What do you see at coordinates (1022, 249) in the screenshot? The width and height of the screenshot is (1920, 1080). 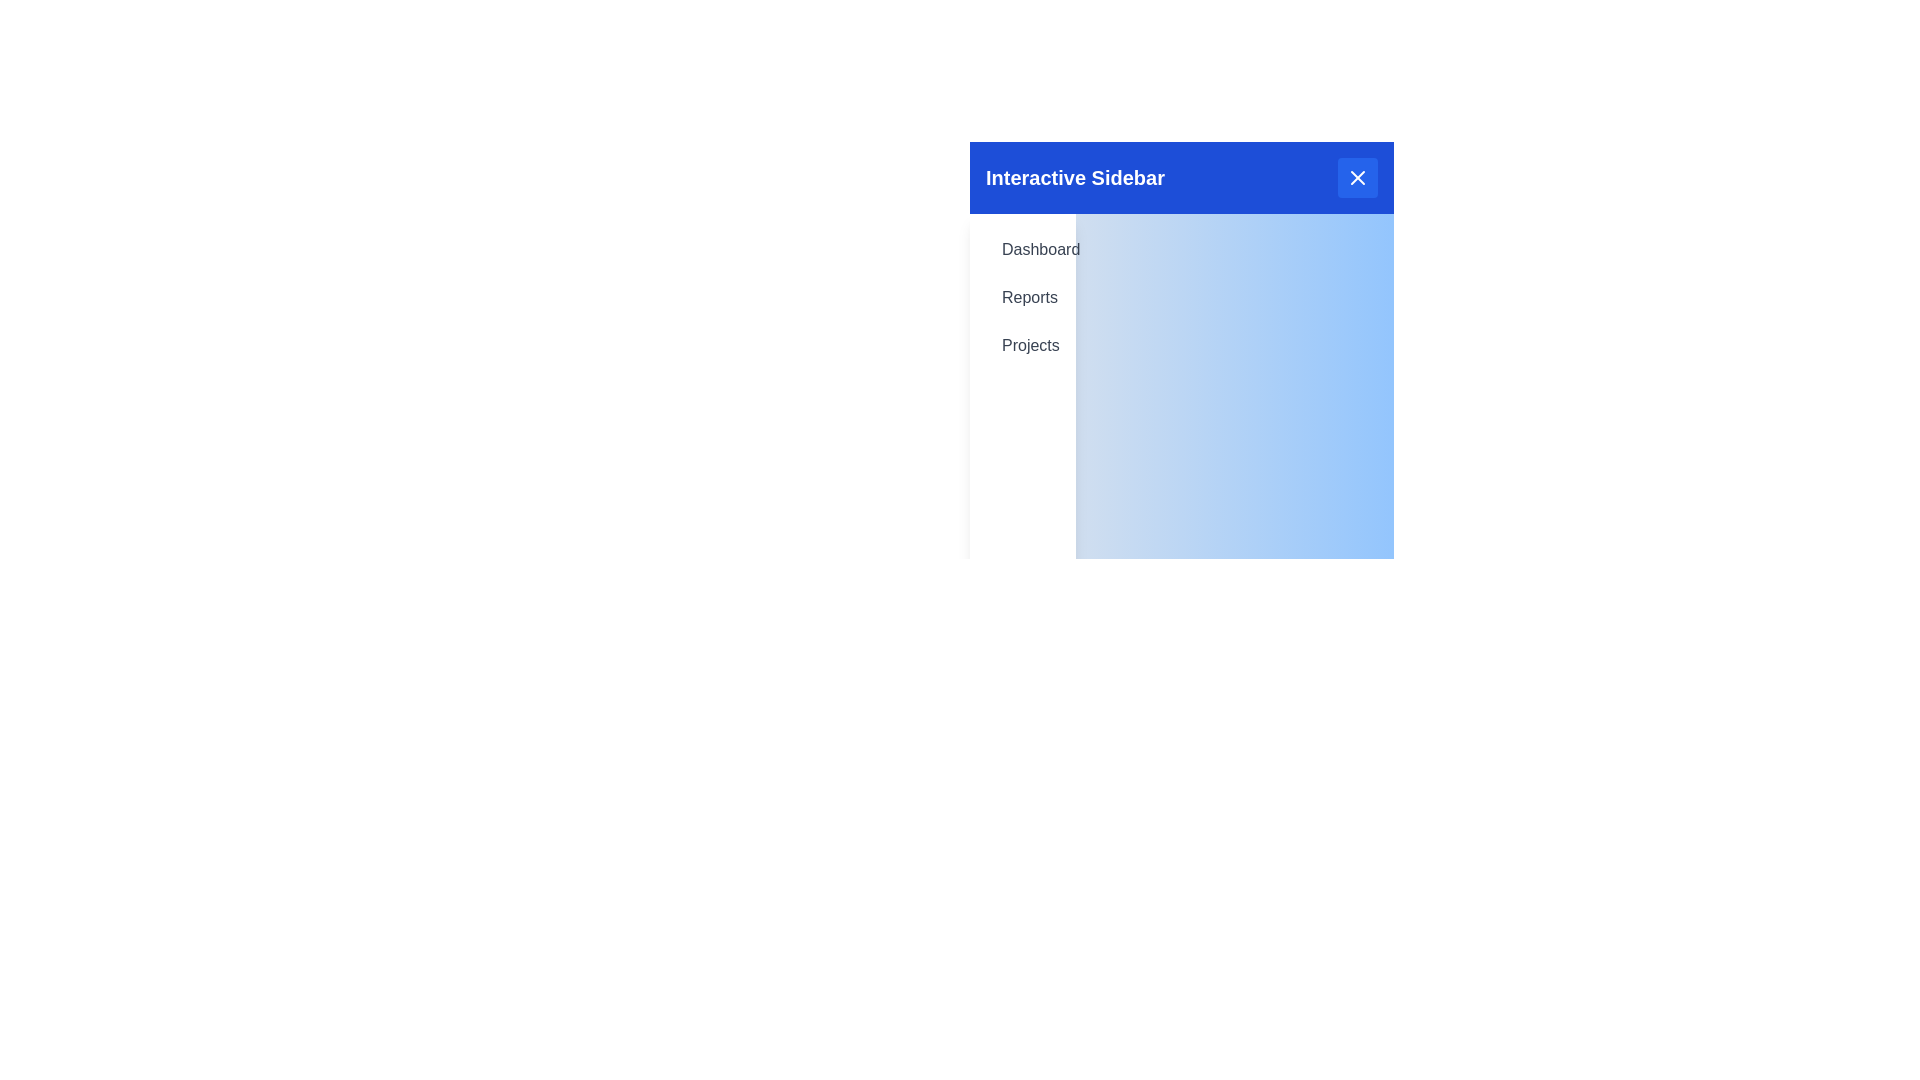 I see `the menu item Dashboard in the sidebar` at bounding box center [1022, 249].